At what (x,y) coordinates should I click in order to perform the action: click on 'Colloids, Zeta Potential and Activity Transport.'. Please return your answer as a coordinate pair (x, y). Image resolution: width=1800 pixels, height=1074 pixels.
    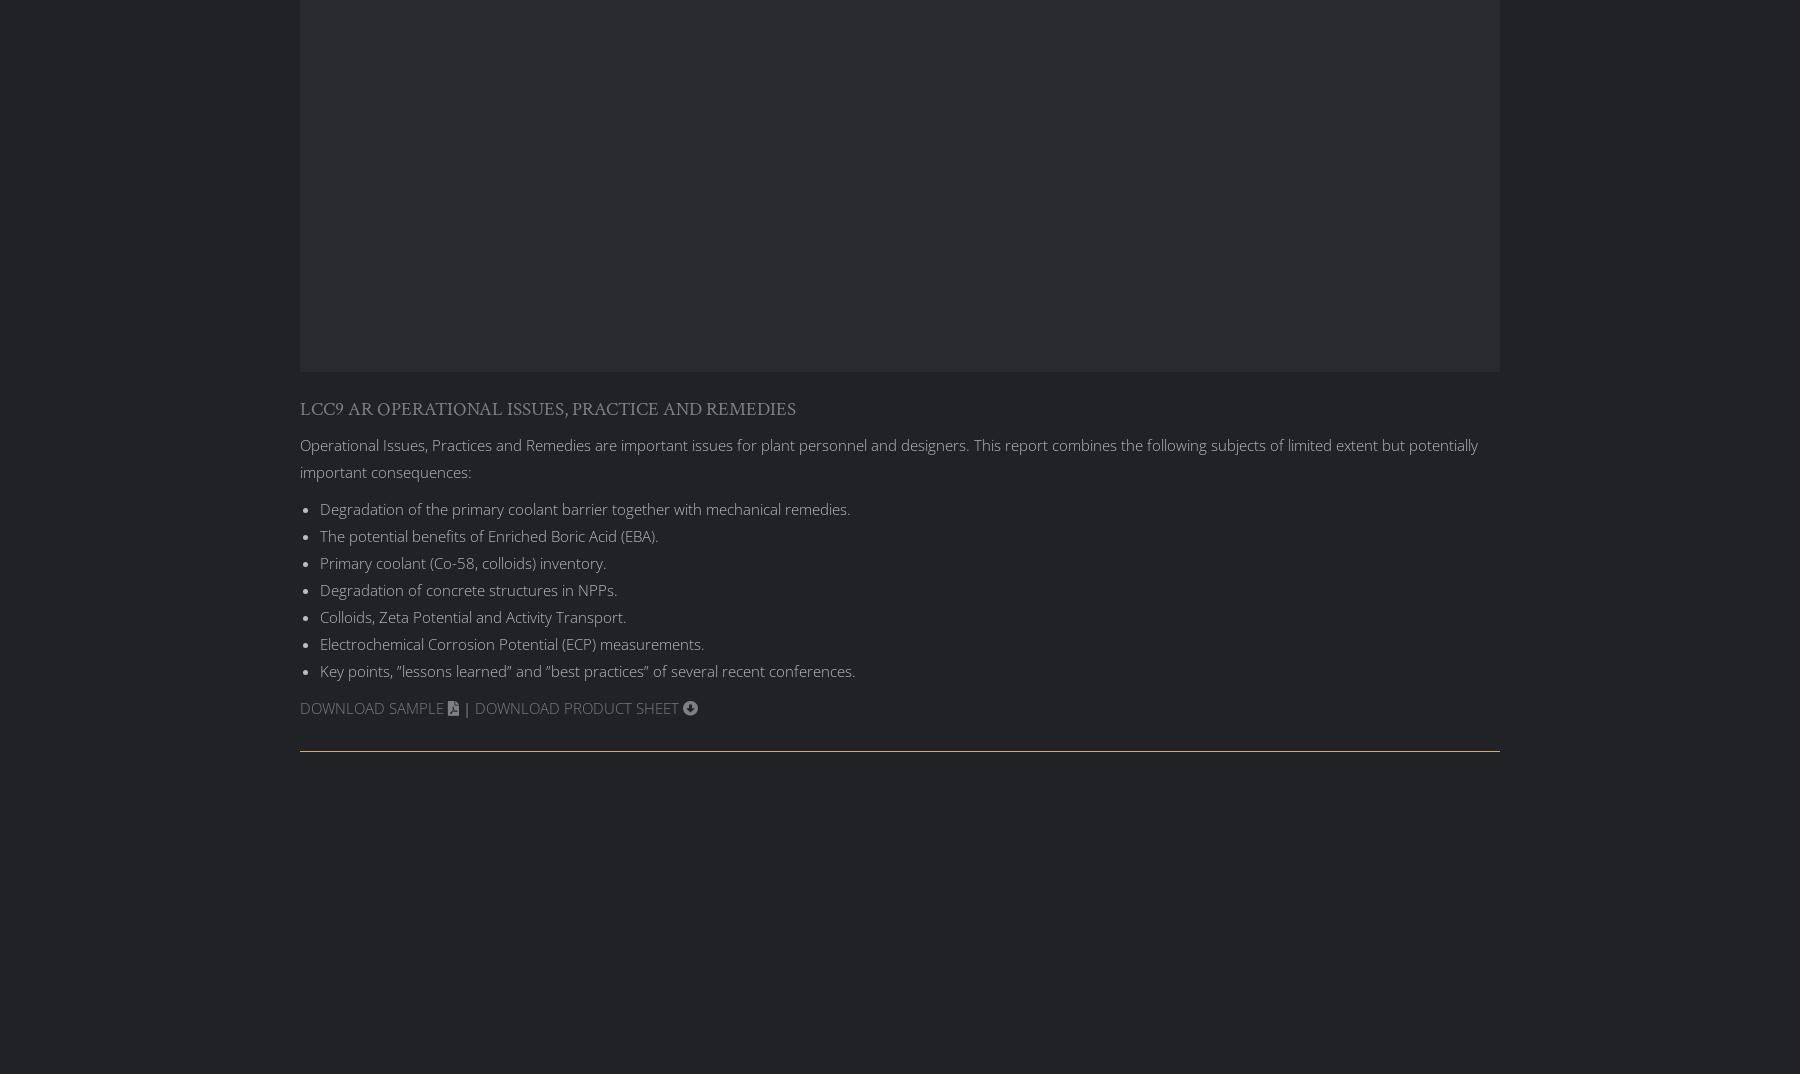
    Looking at the image, I should click on (472, 616).